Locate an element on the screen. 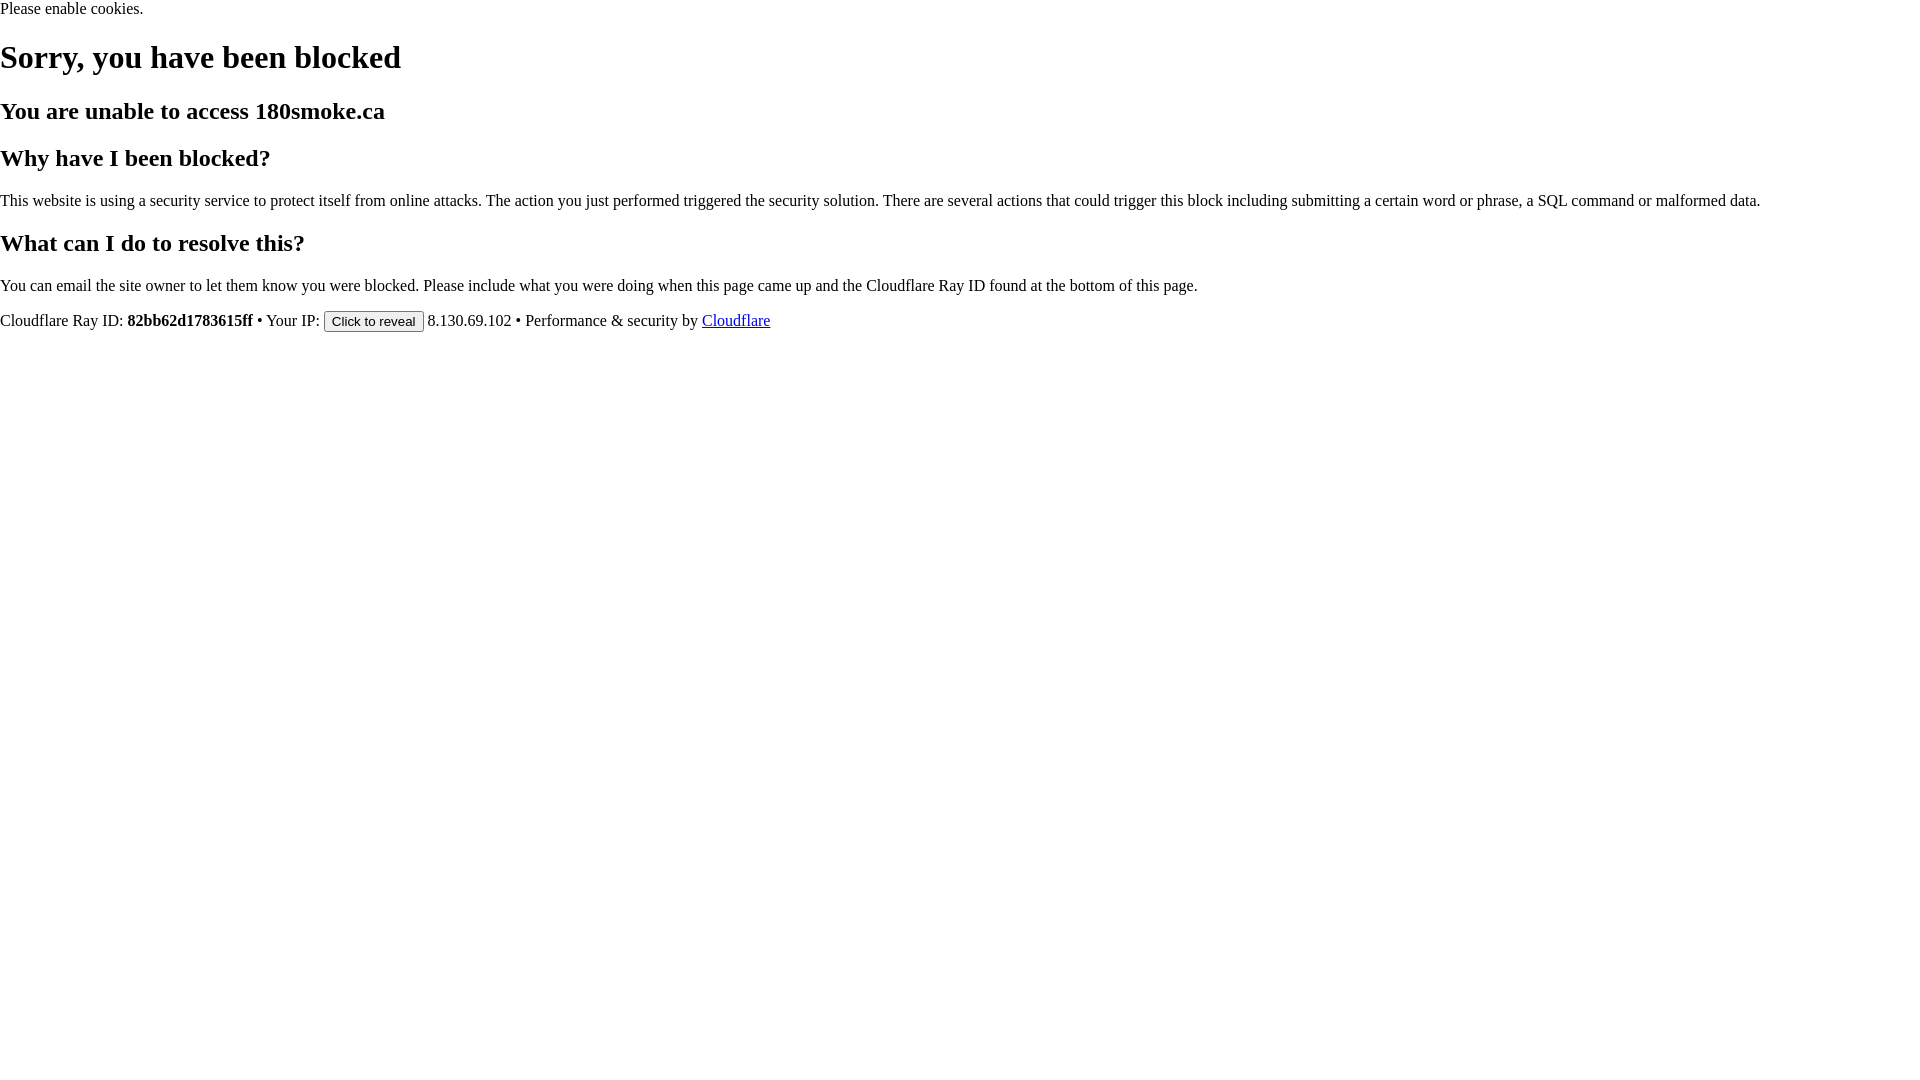 Image resolution: width=1920 pixels, height=1080 pixels. 'Cloudflare' is located at coordinates (701, 319).